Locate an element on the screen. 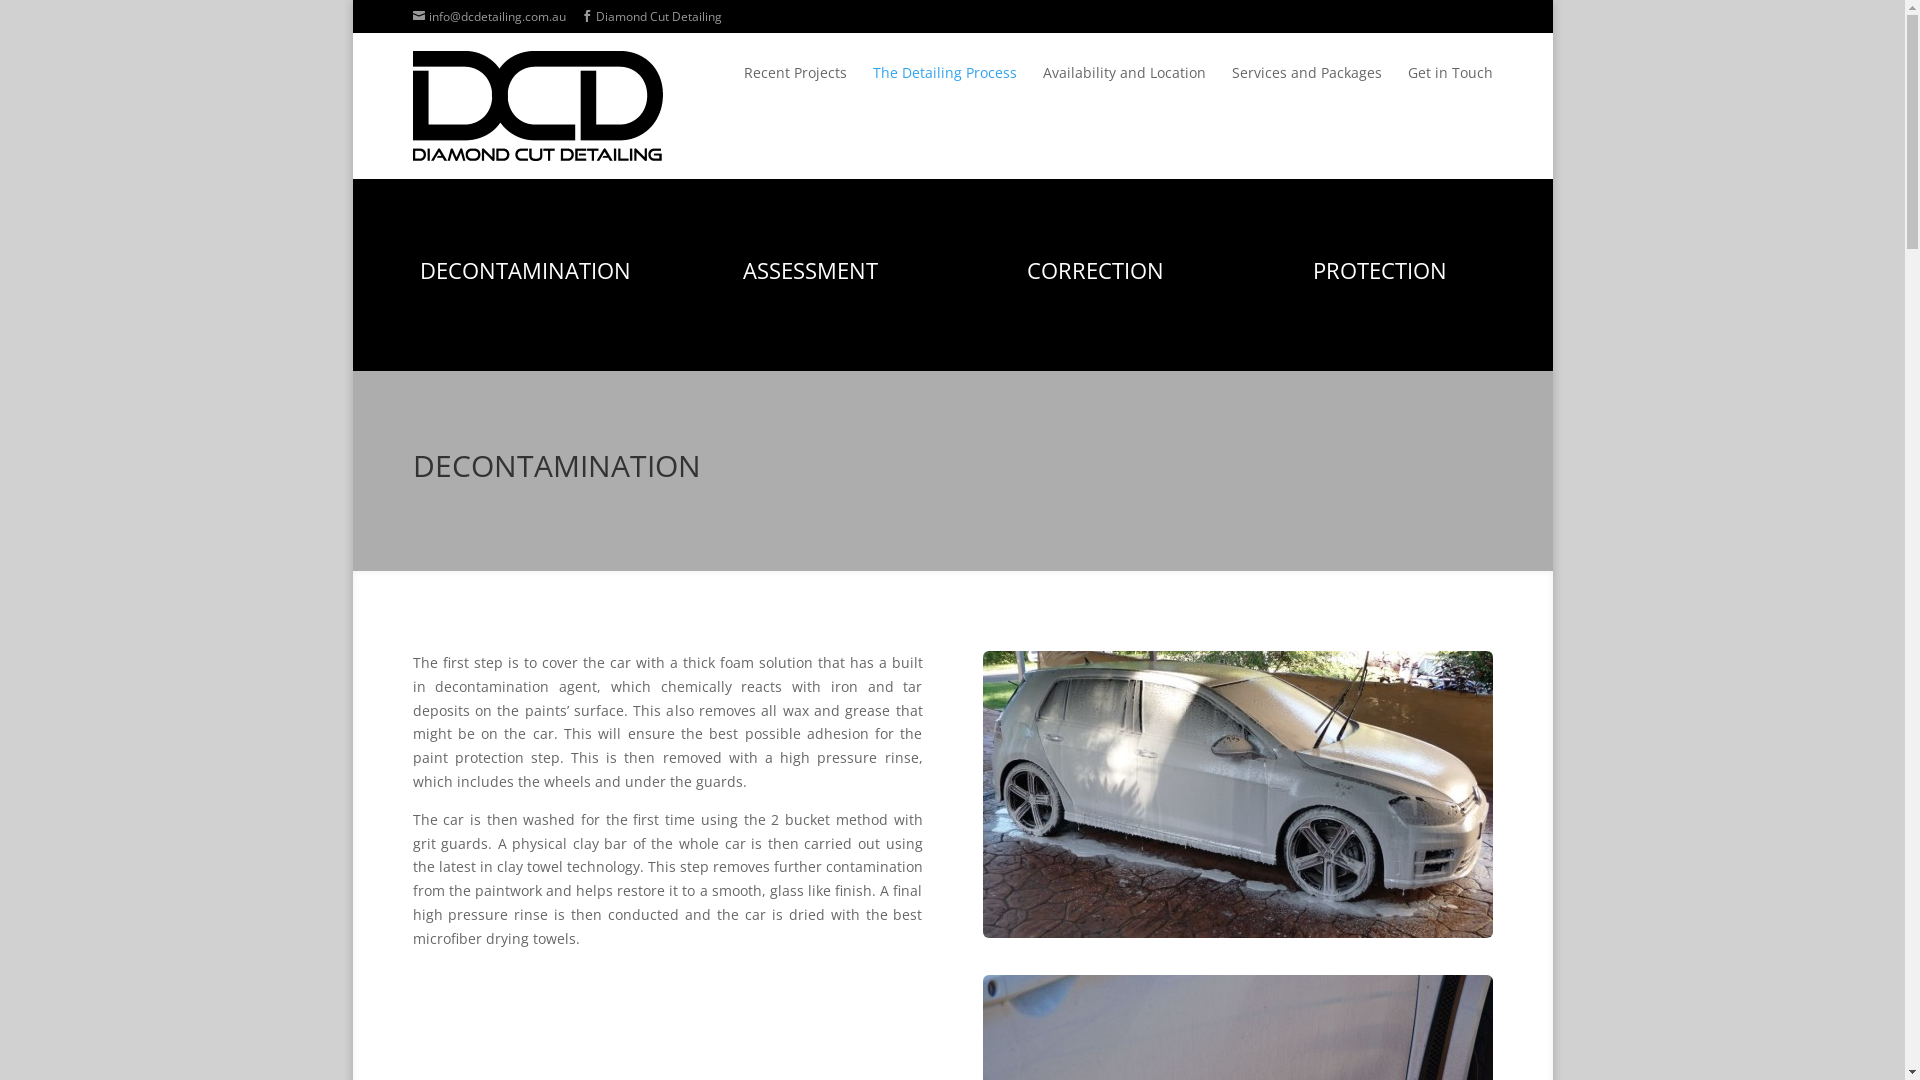 Image resolution: width=1920 pixels, height=1080 pixels. 'info@dcdetailing.com.au' is located at coordinates (488, 16).